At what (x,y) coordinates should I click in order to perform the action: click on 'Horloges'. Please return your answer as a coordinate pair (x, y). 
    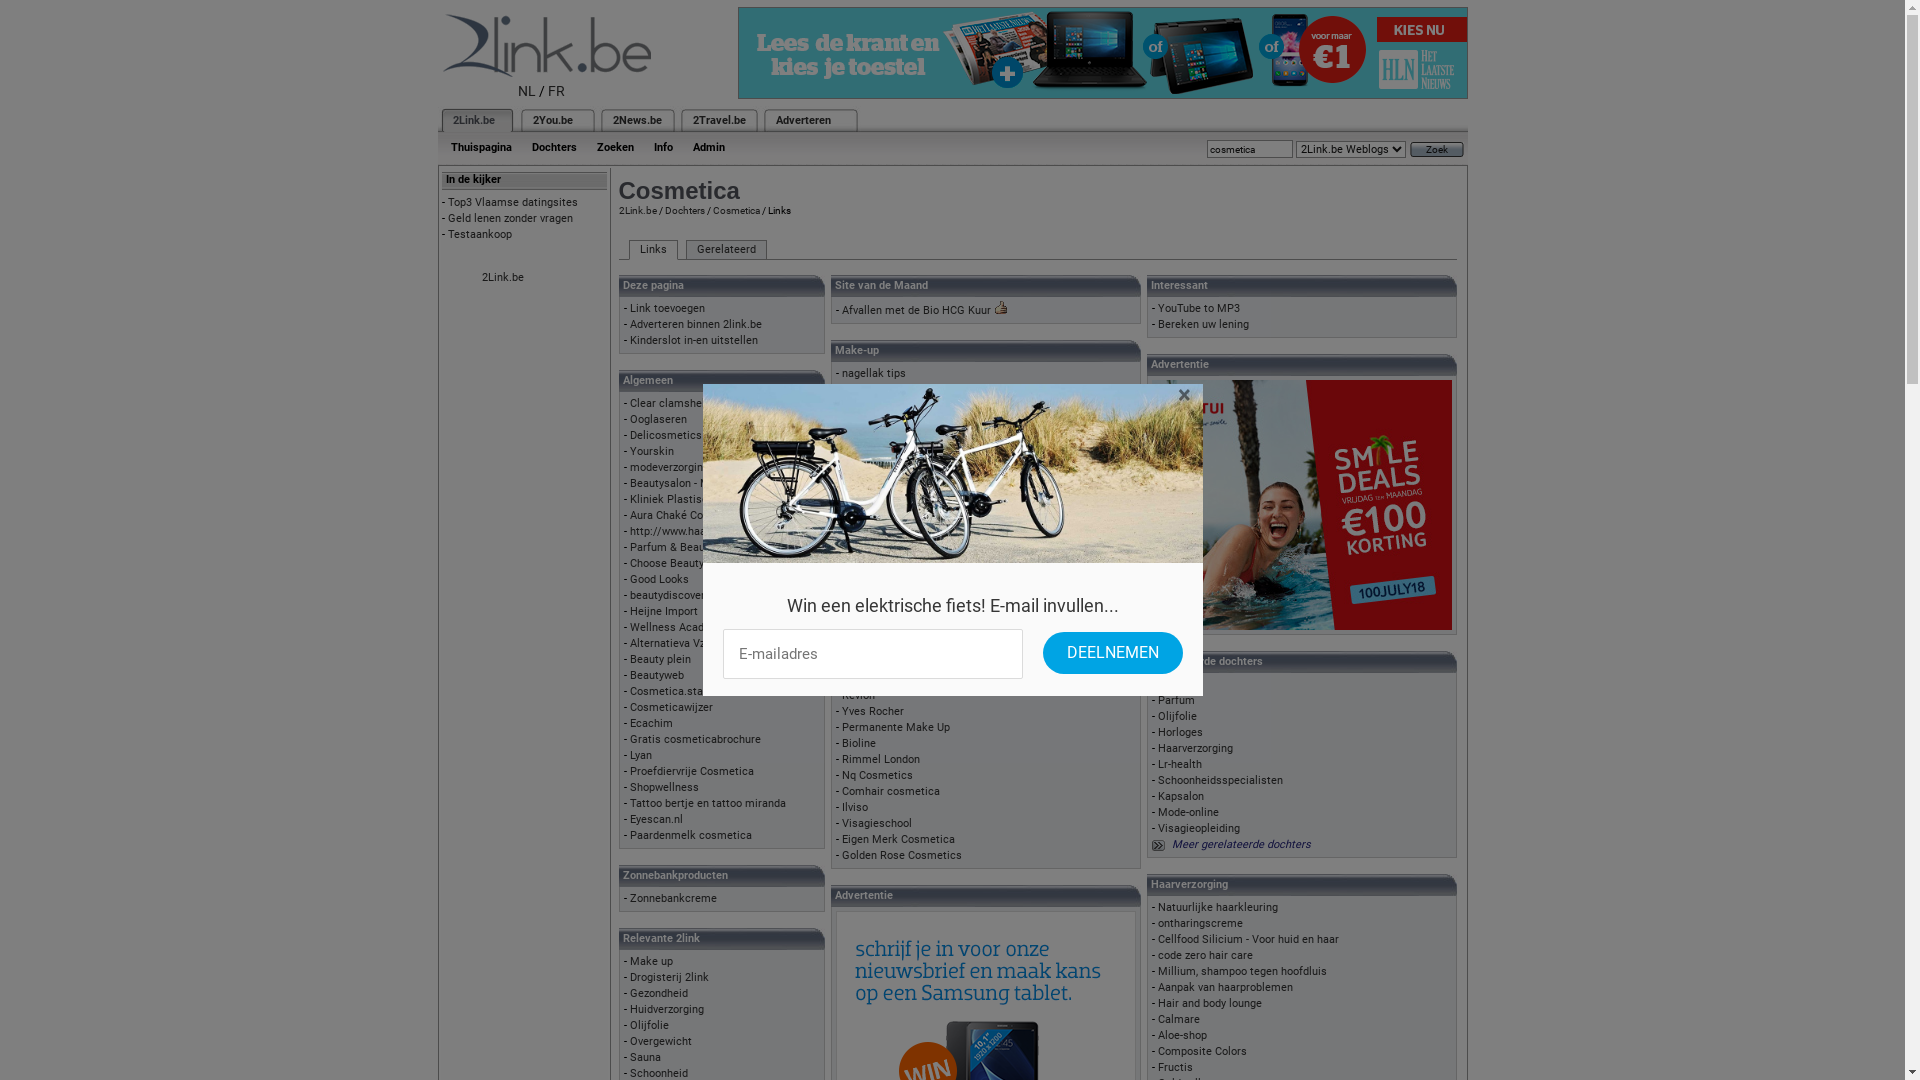
    Looking at the image, I should click on (1180, 732).